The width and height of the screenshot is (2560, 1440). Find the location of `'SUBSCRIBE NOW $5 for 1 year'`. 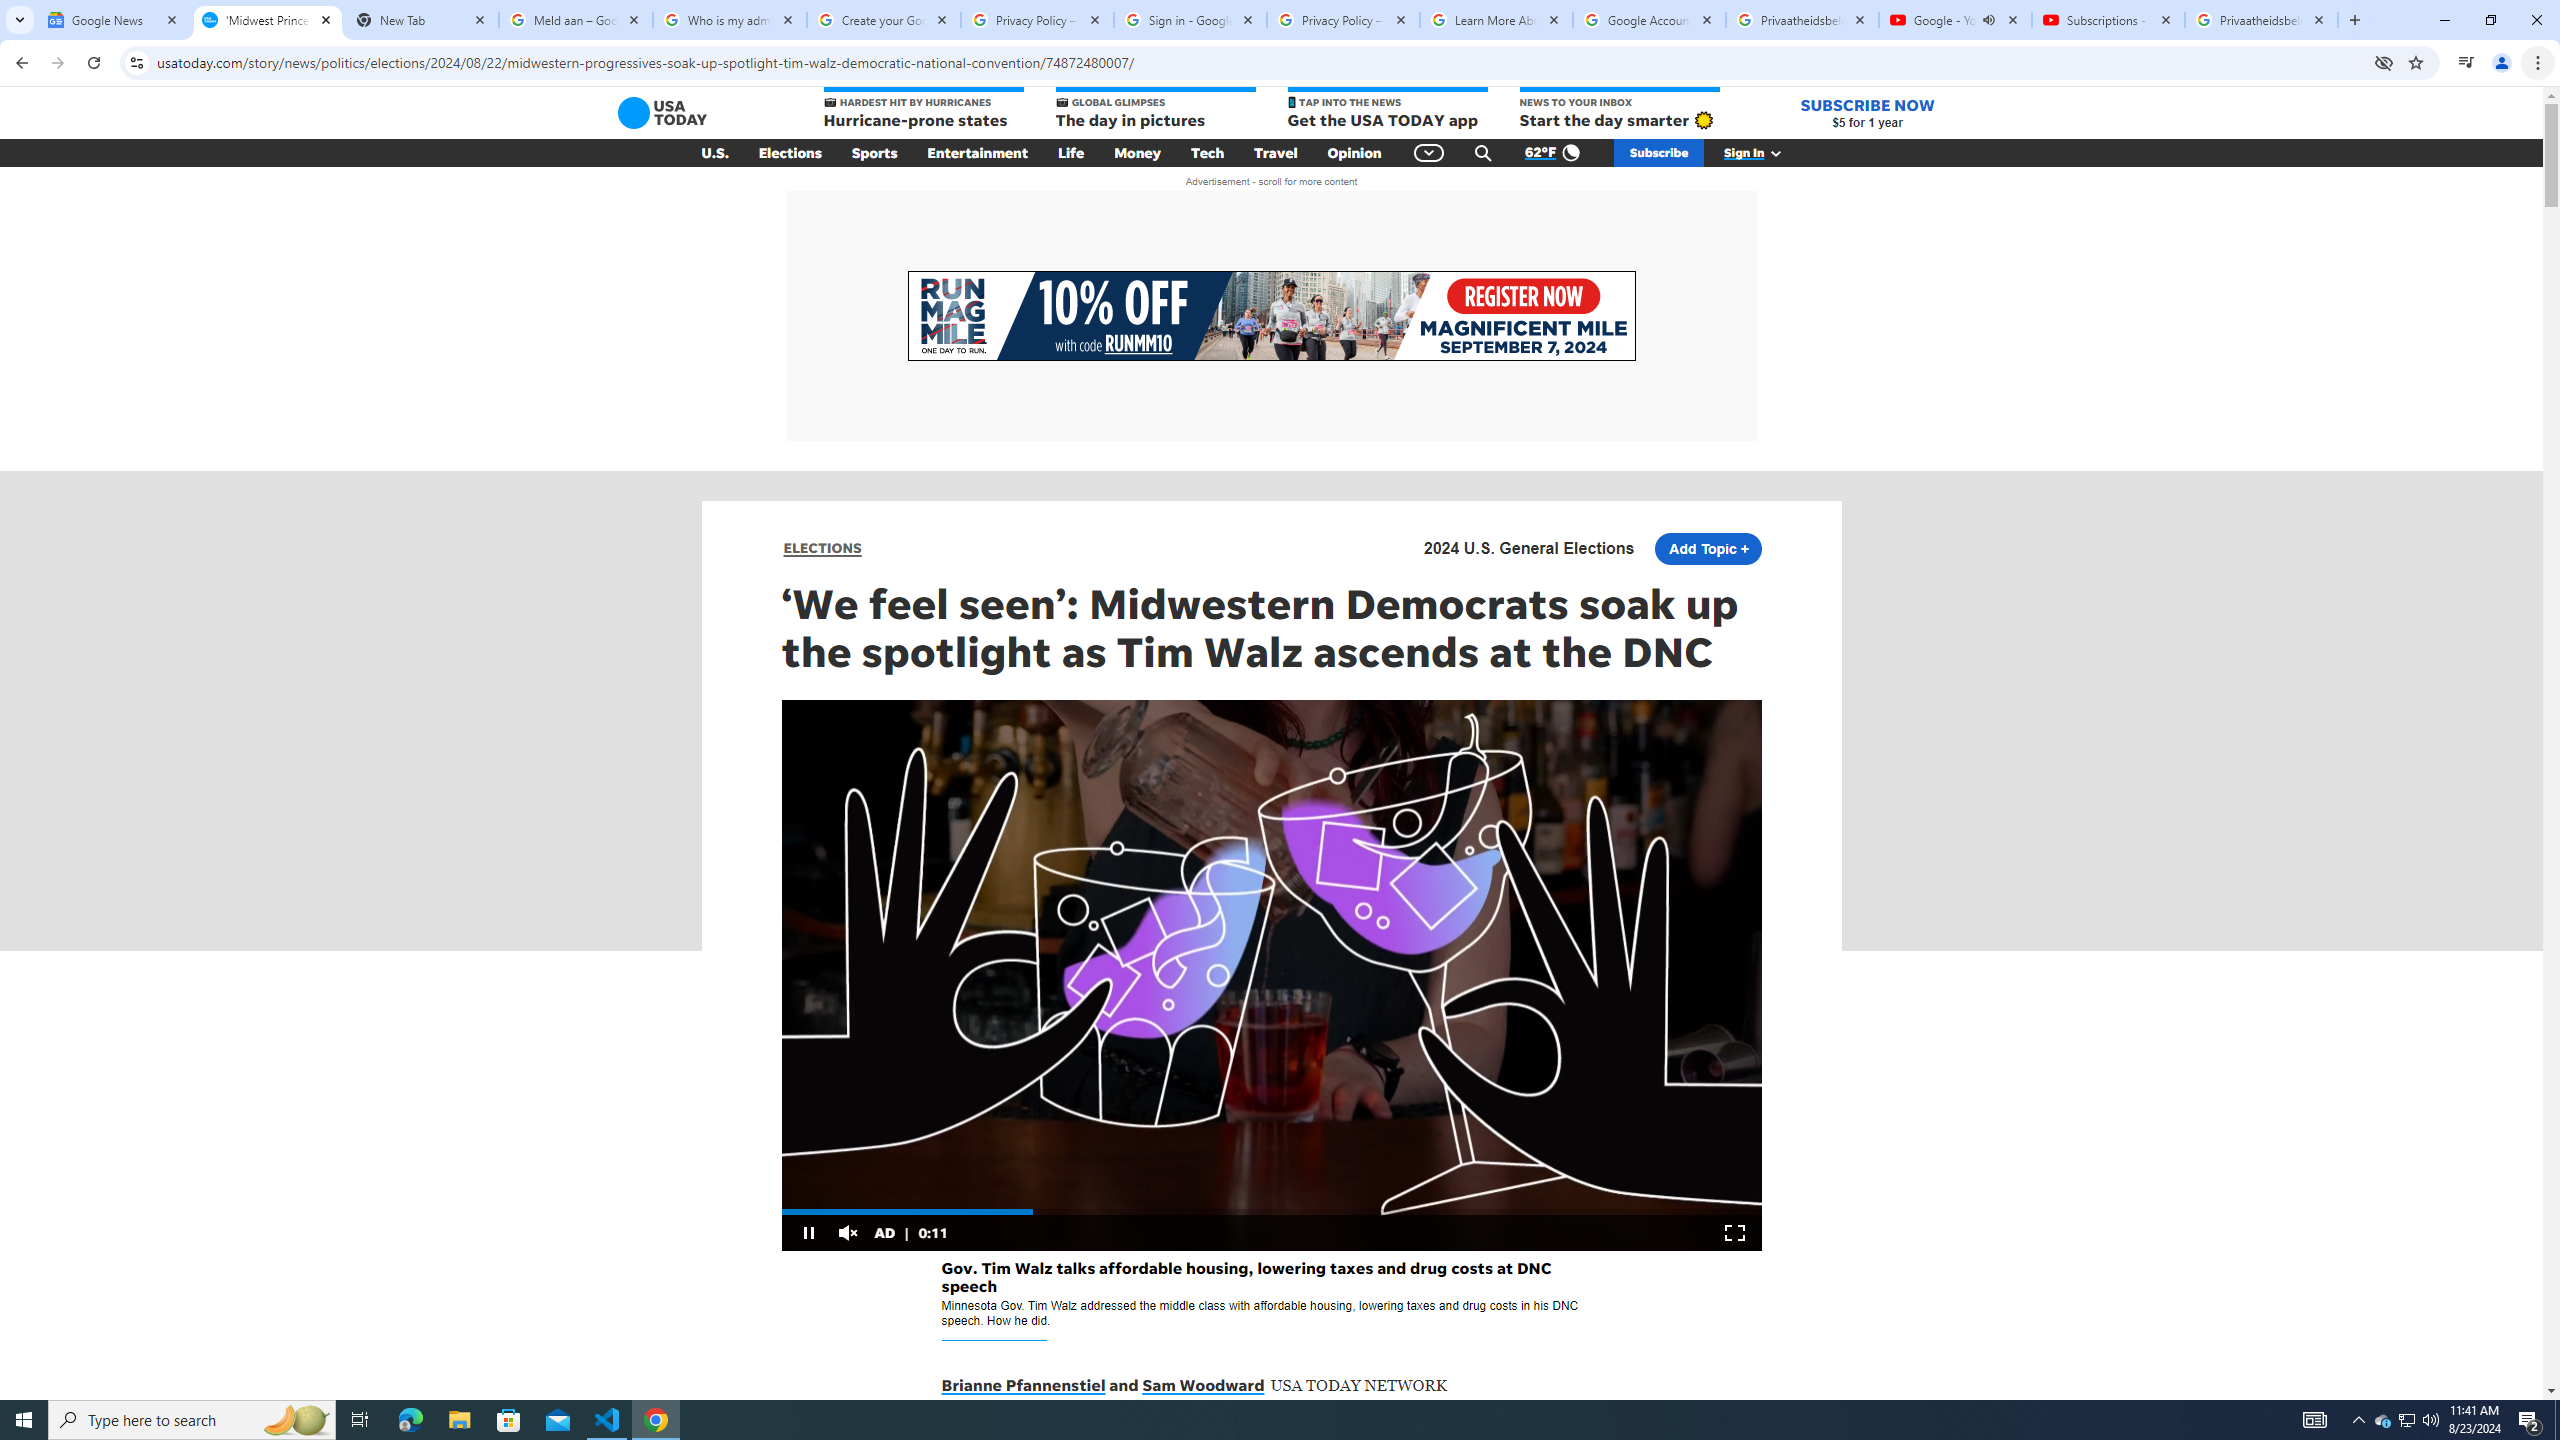

'SUBSCRIBE NOW $5 for 1 year' is located at coordinates (1867, 112).